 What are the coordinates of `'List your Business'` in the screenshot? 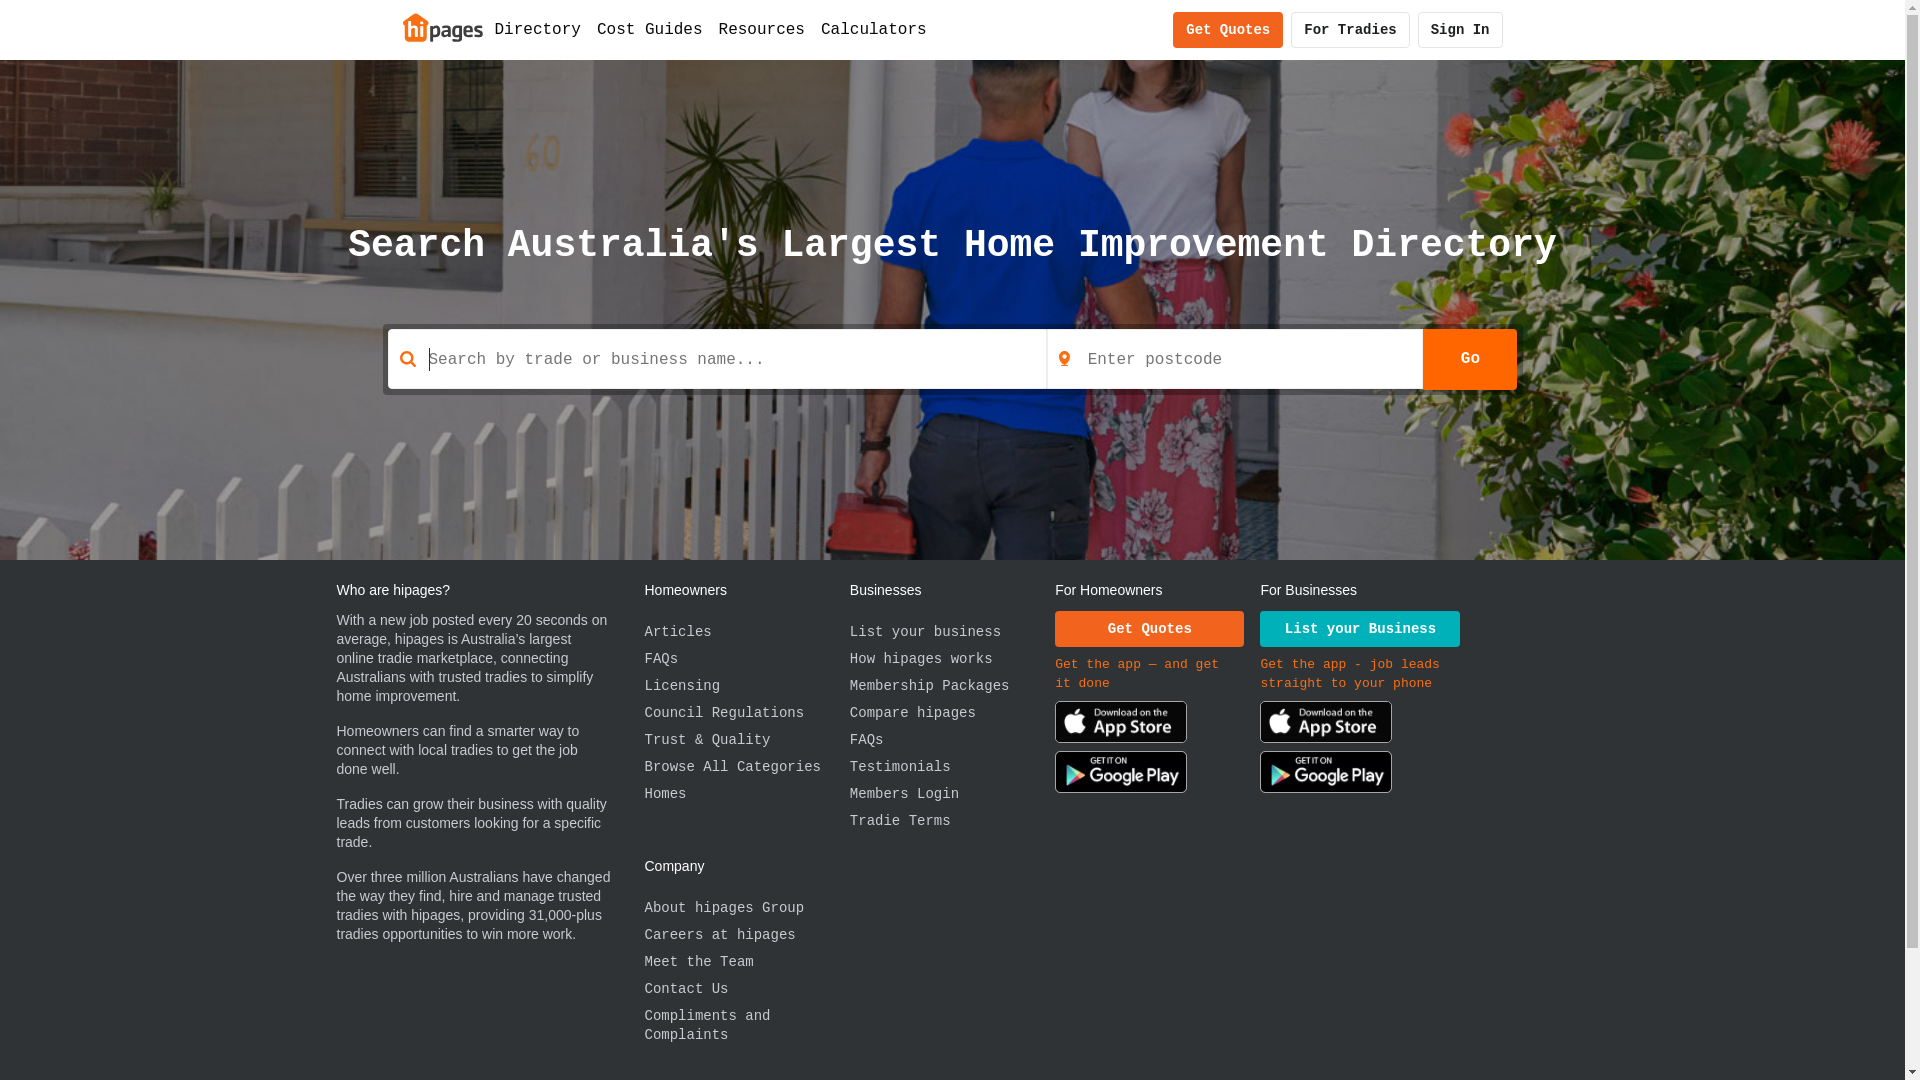 It's located at (1258, 627).